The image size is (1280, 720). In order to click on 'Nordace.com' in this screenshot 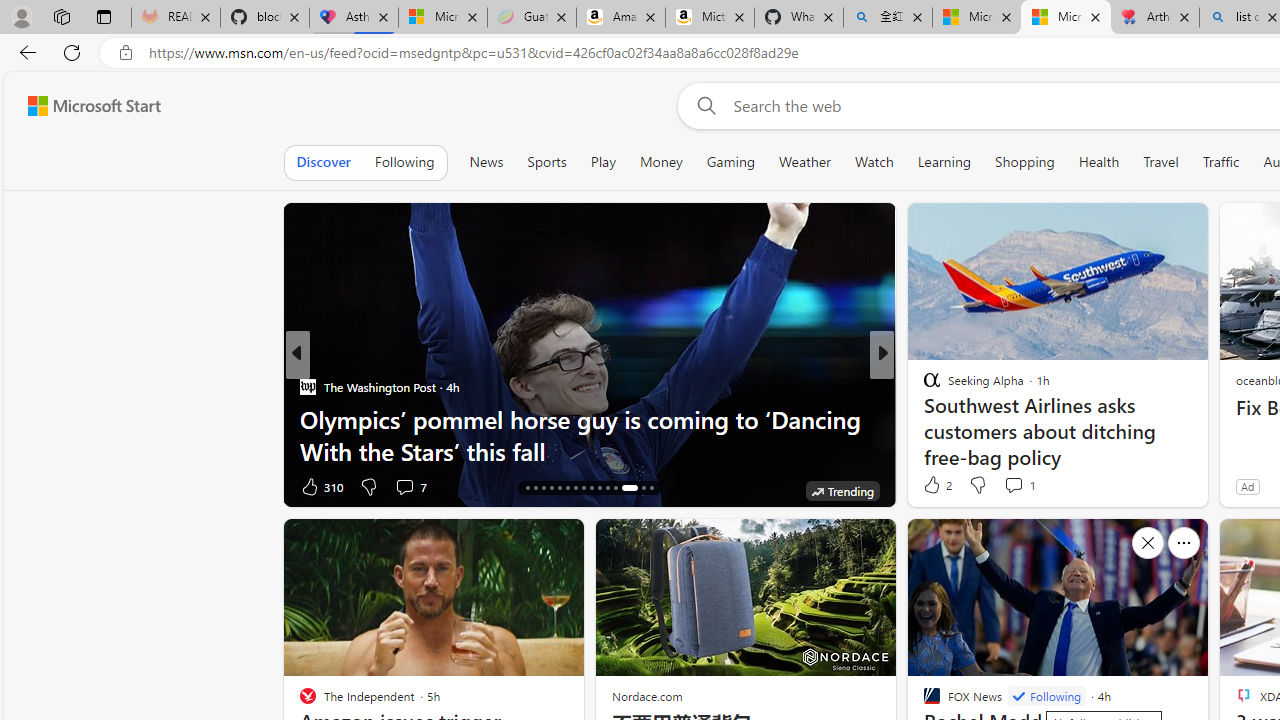, I will do `click(647, 695)`.